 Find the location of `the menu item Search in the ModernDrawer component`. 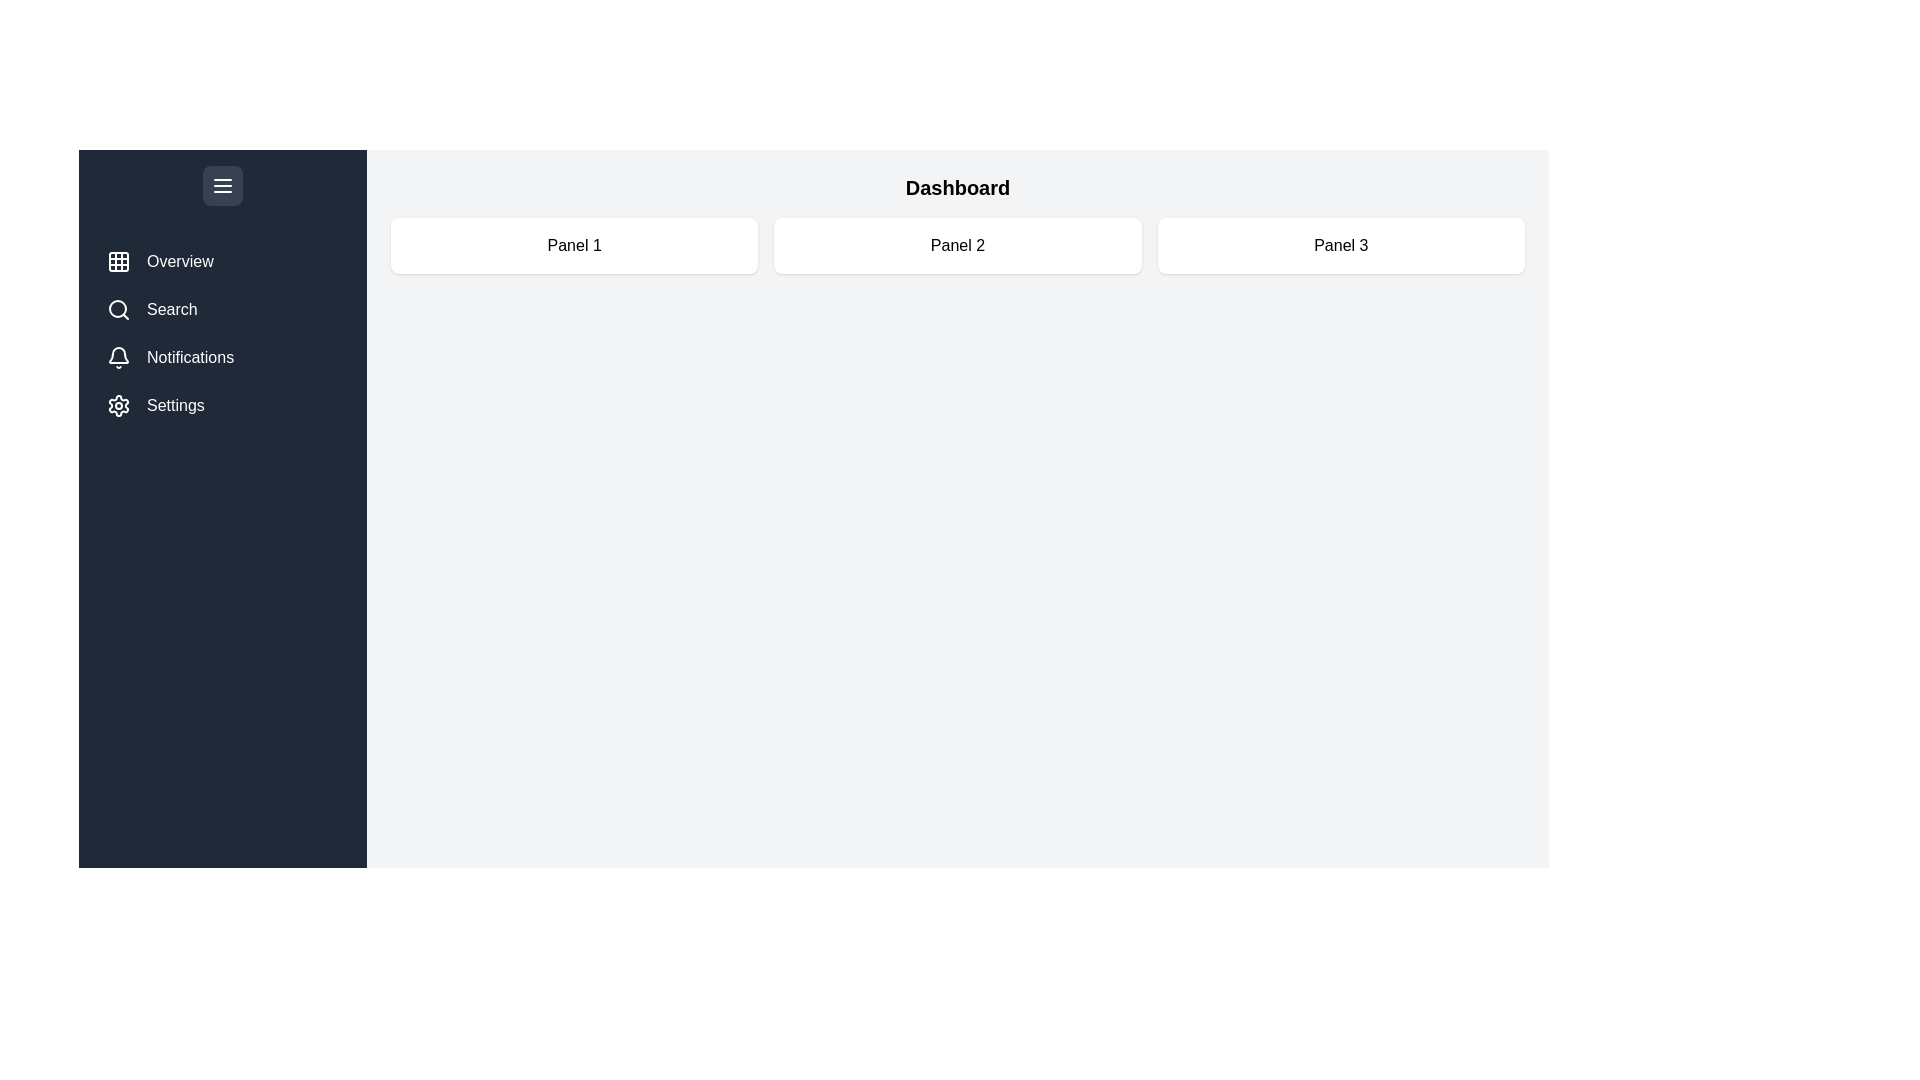

the menu item Search in the ModernDrawer component is located at coordinates (222, 309).